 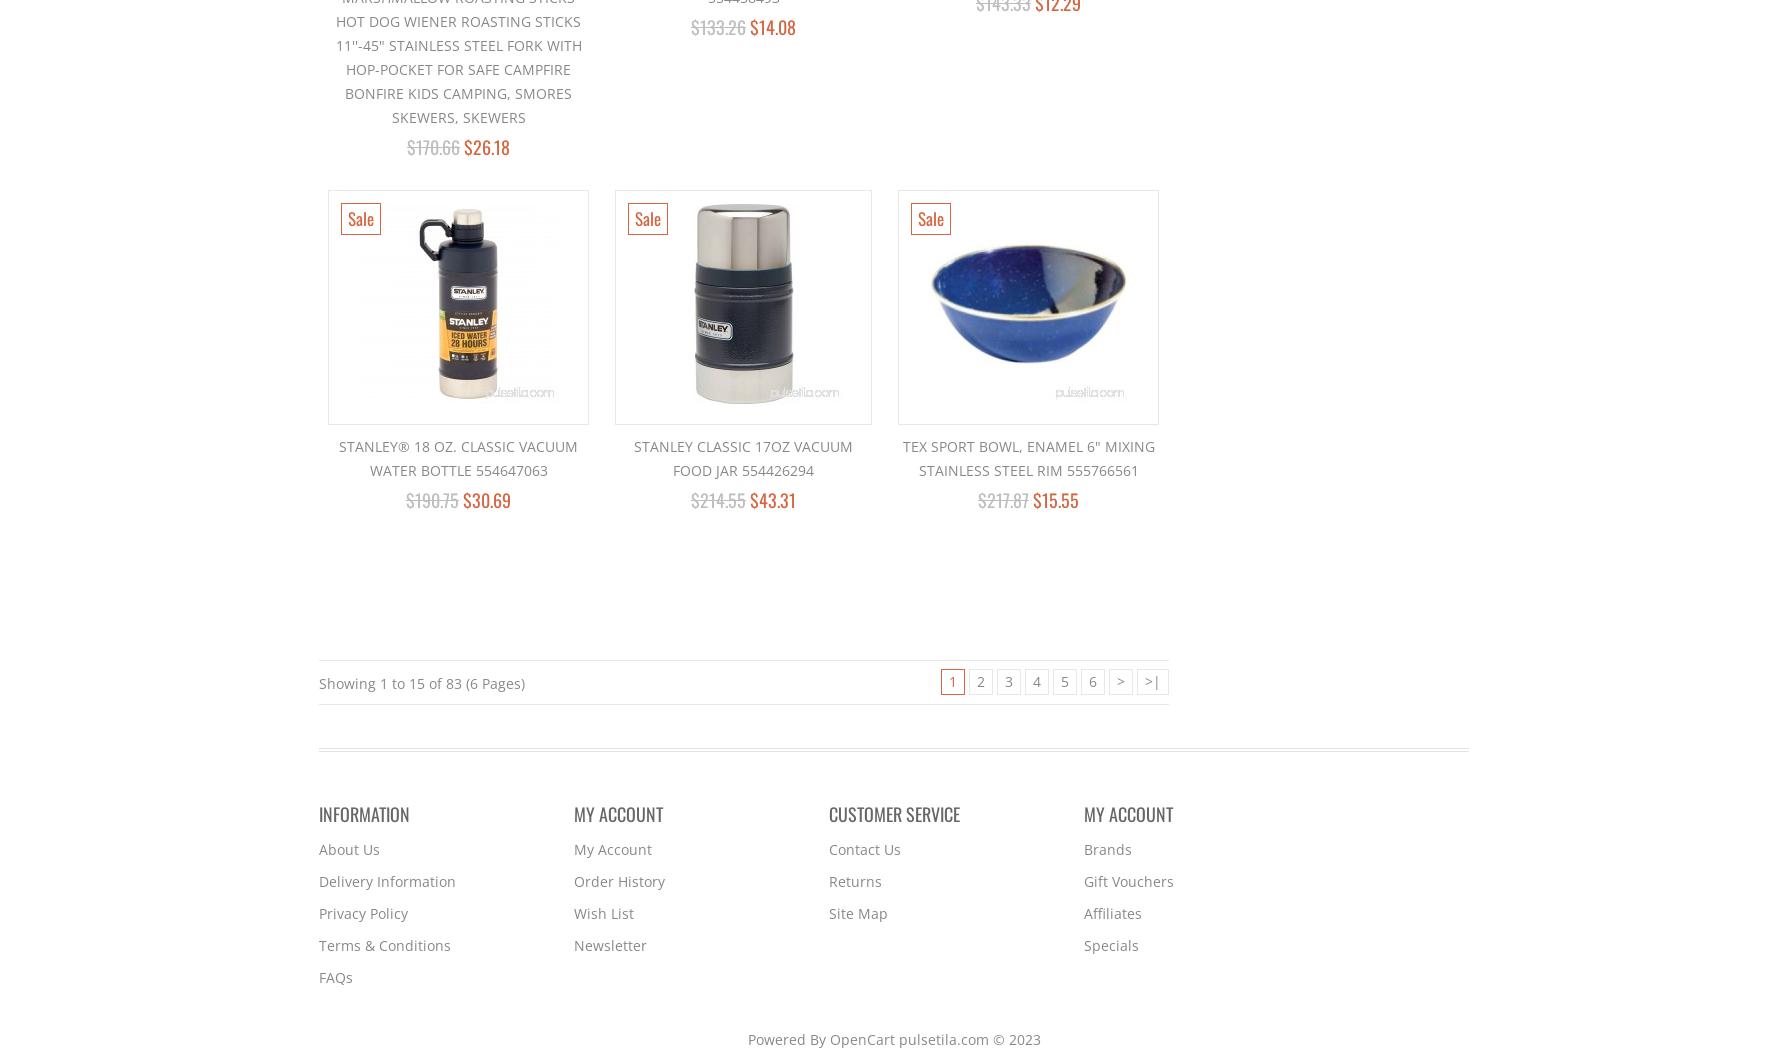 I want to click on '2', so click(x=976, y=680).